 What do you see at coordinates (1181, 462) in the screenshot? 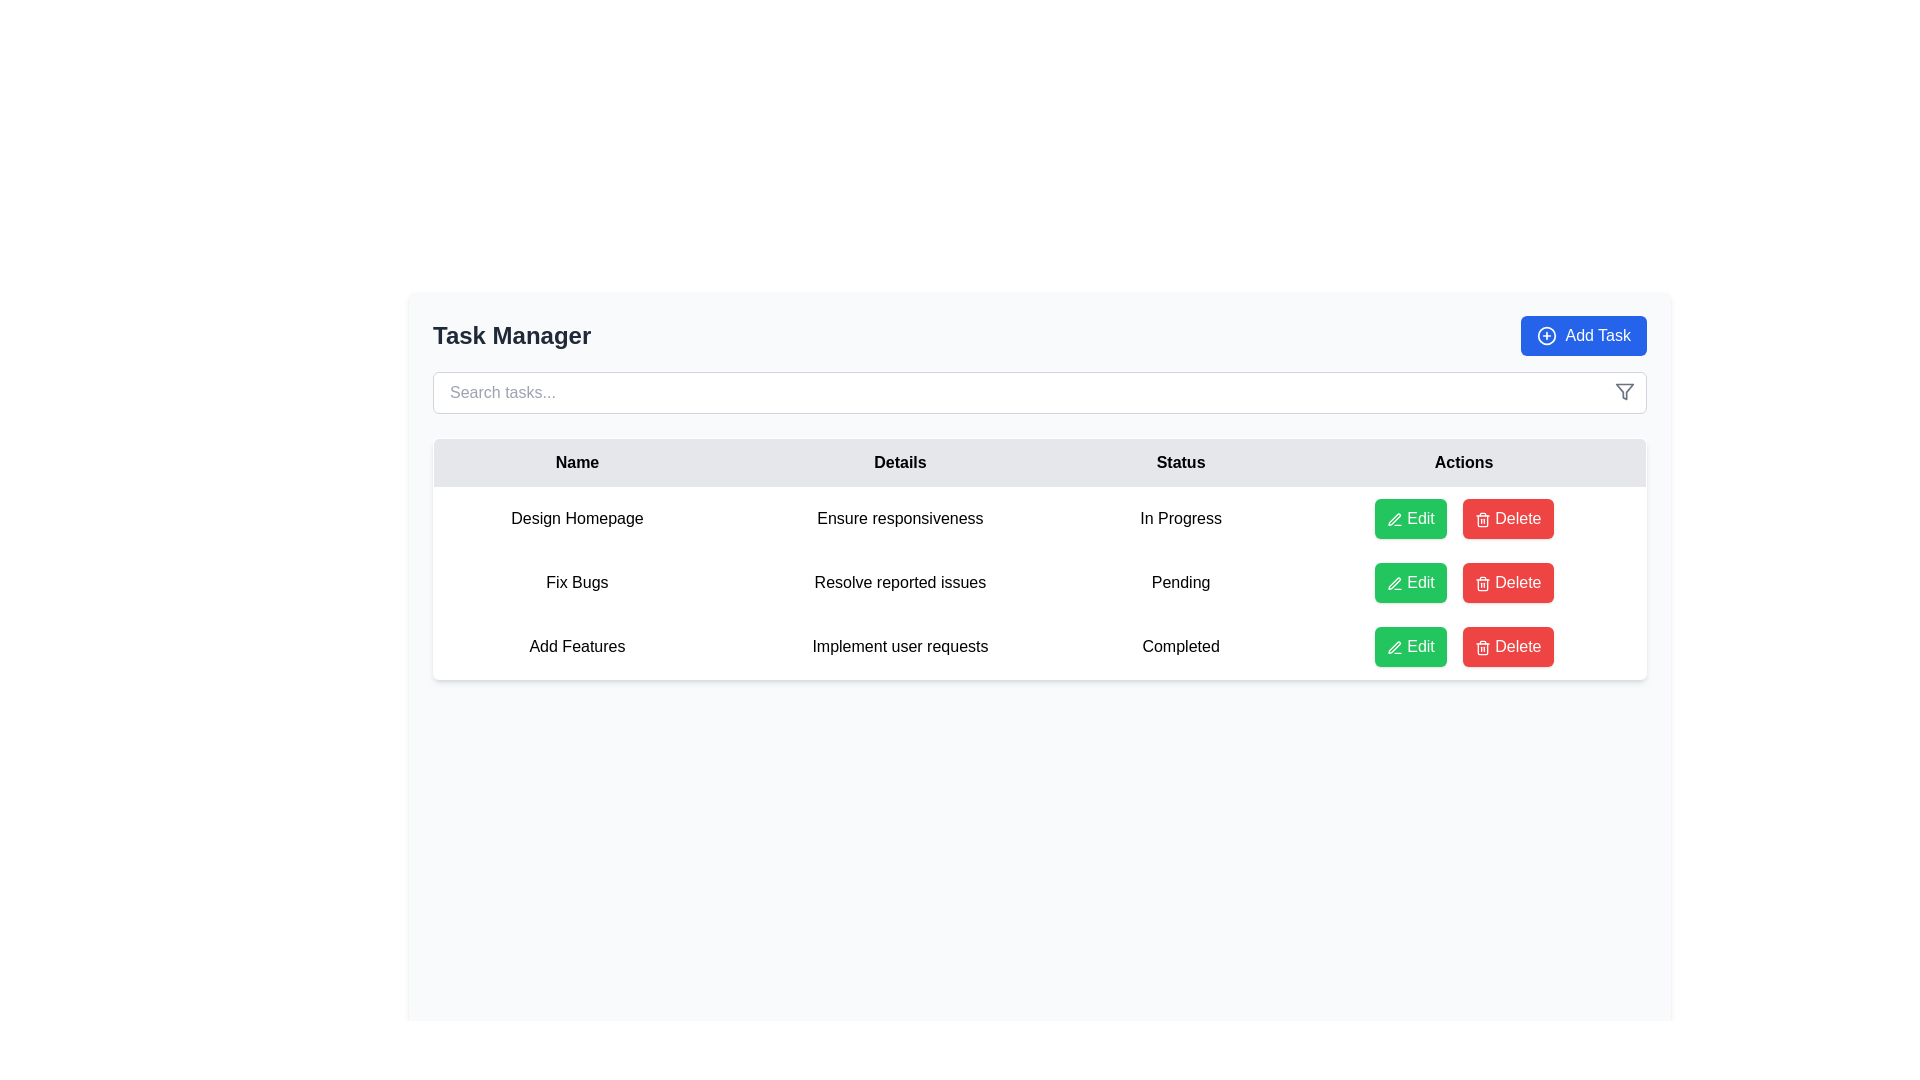
I see `the 'Status' column header cell in the table, which is the third column header and is positioned between the 'Details' and 'Actions' columns` at bounding box center [1181, 462].